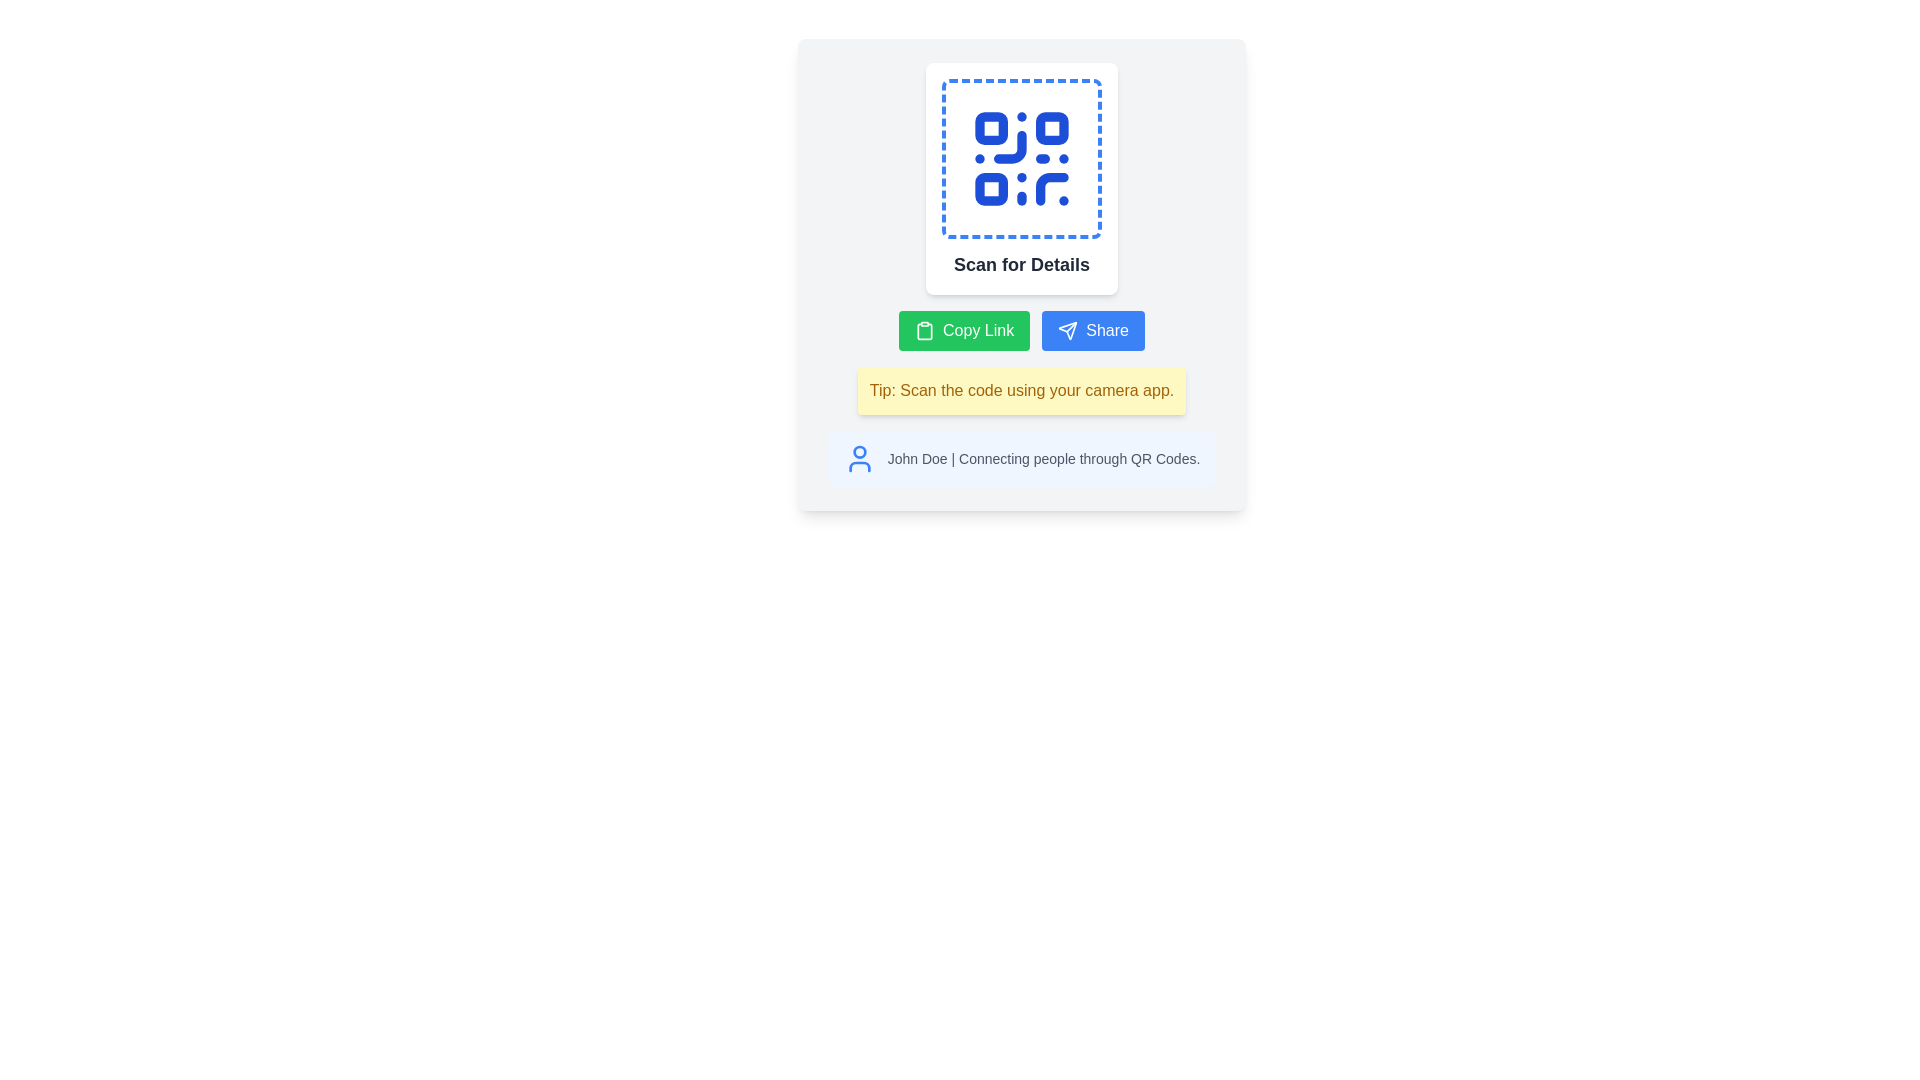 The height and width of the screenshot is (1080, 1920). What do you see at coordinates (1022, 157) in the screenshot?
I see `the QR code icon element located centrally within the dashed-border rectangle to scan it with a camera for extracting contents` at bounding box center [1022, 157].